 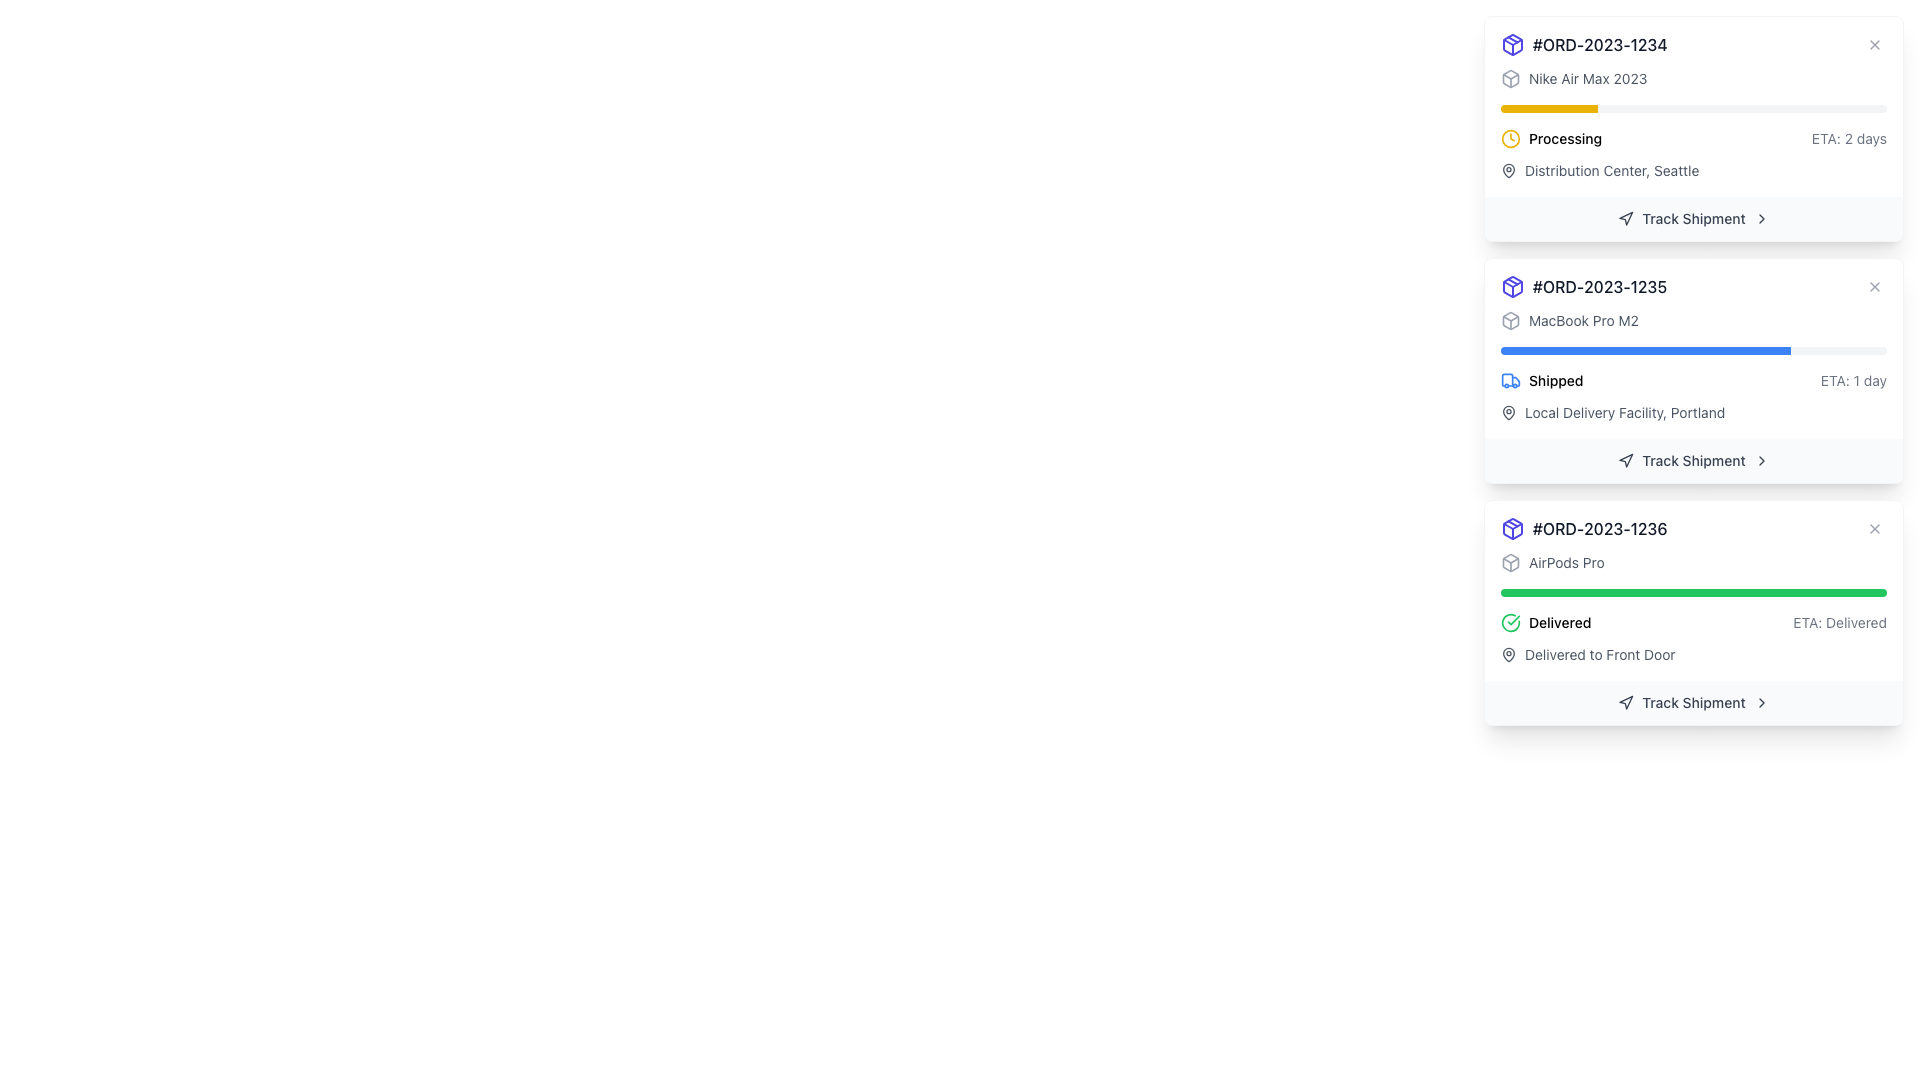 What do you see at coordinates (1693, 169) in the screenshot?
I see `the text label 'Distribution Center, Seattle' which is styled in a smaller font size with lighter gray color, located below the 'Processing' label and to the right of a small map pin icon within the card labeled '#ORD-2023-1234'` at bounding box center [1693, 169].